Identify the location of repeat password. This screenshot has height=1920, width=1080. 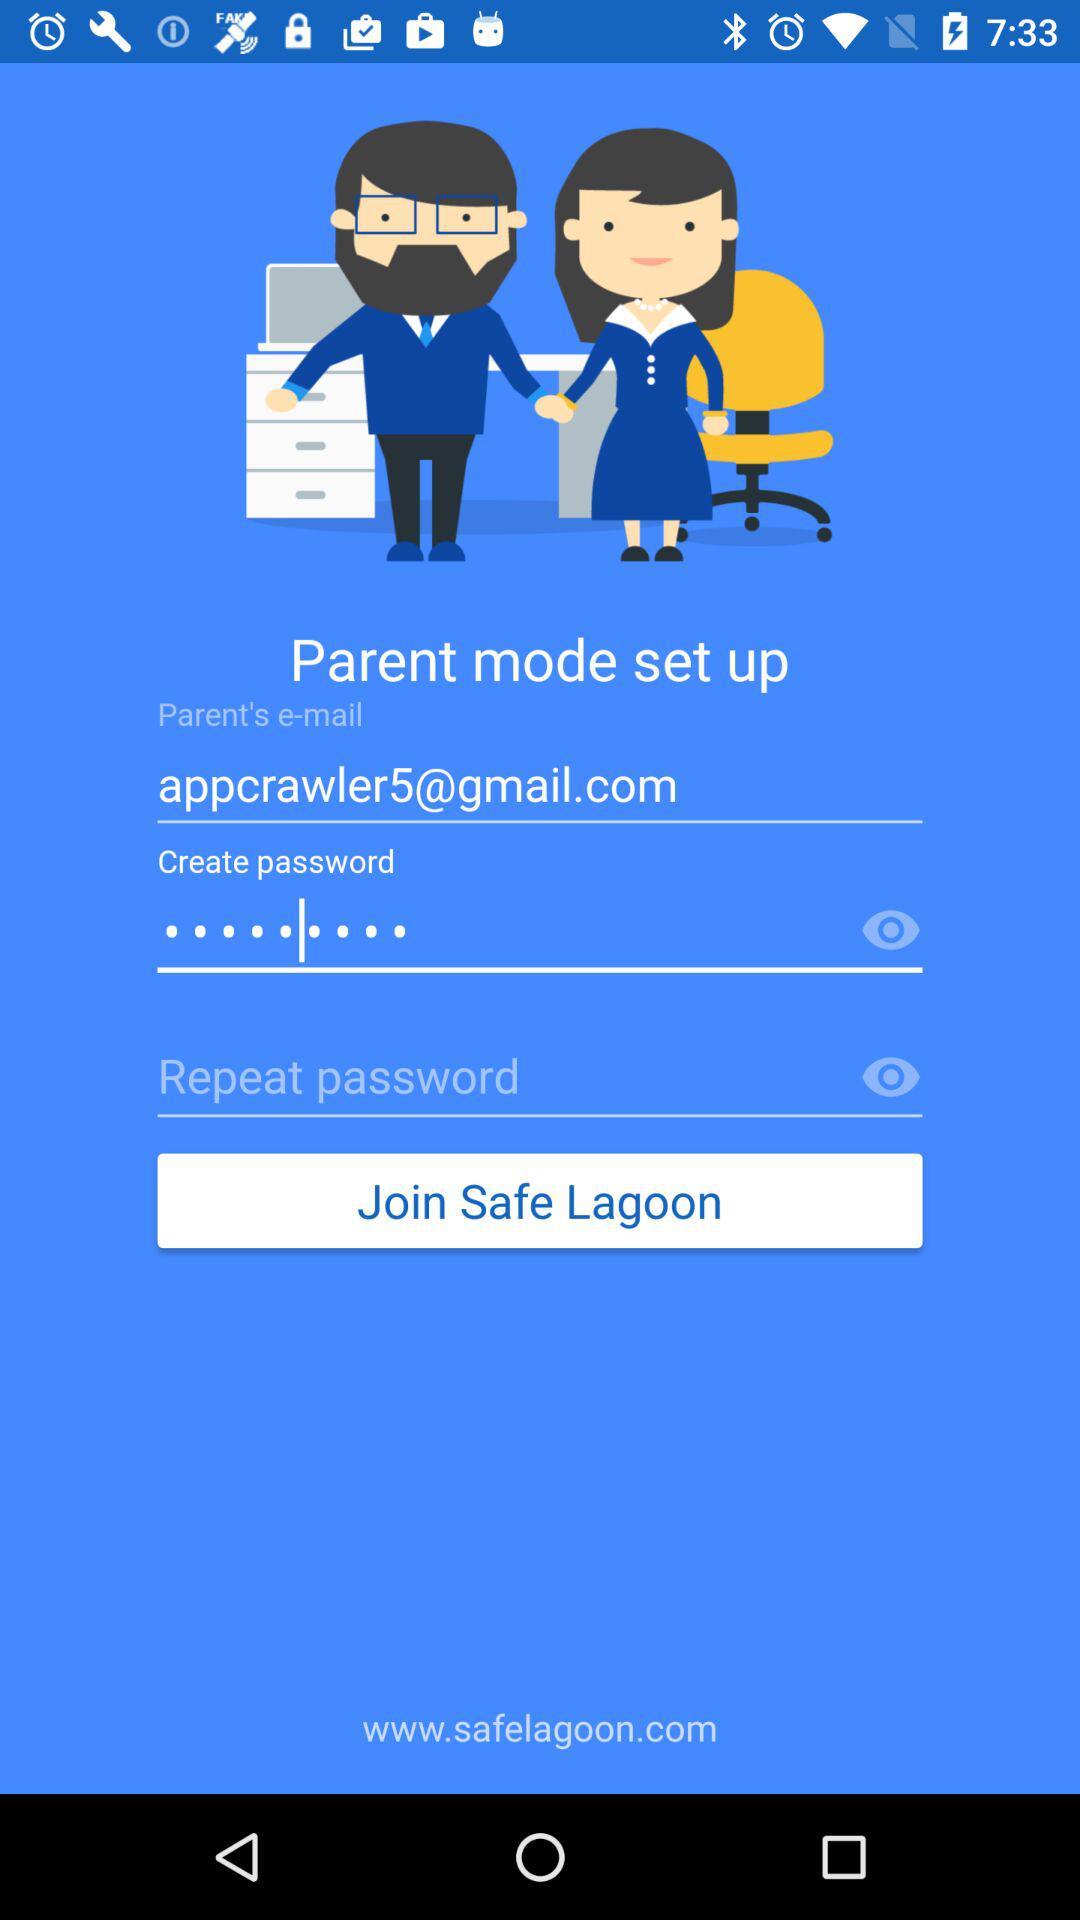
(540, 1077).